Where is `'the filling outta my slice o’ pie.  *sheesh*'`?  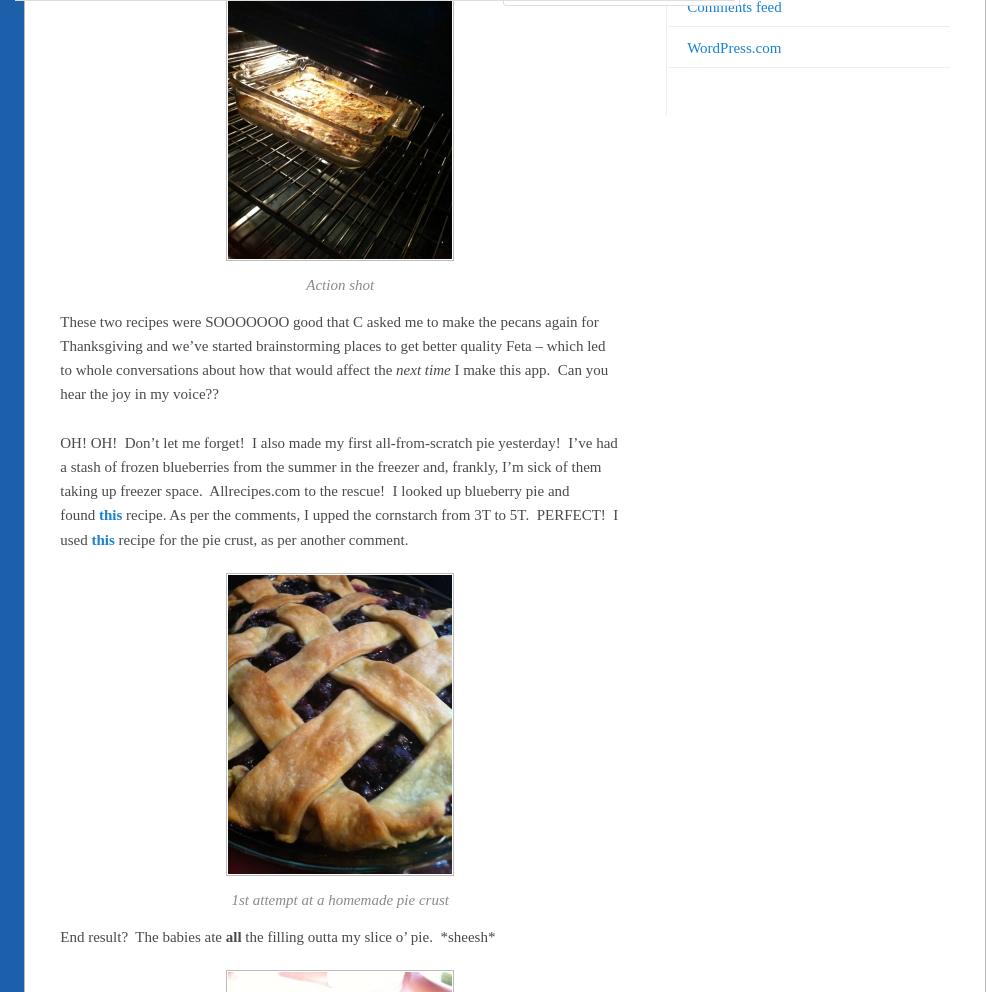 'the filling outta my slice o’ pie.  *sheesh*' is located at coordinates (366, 934).